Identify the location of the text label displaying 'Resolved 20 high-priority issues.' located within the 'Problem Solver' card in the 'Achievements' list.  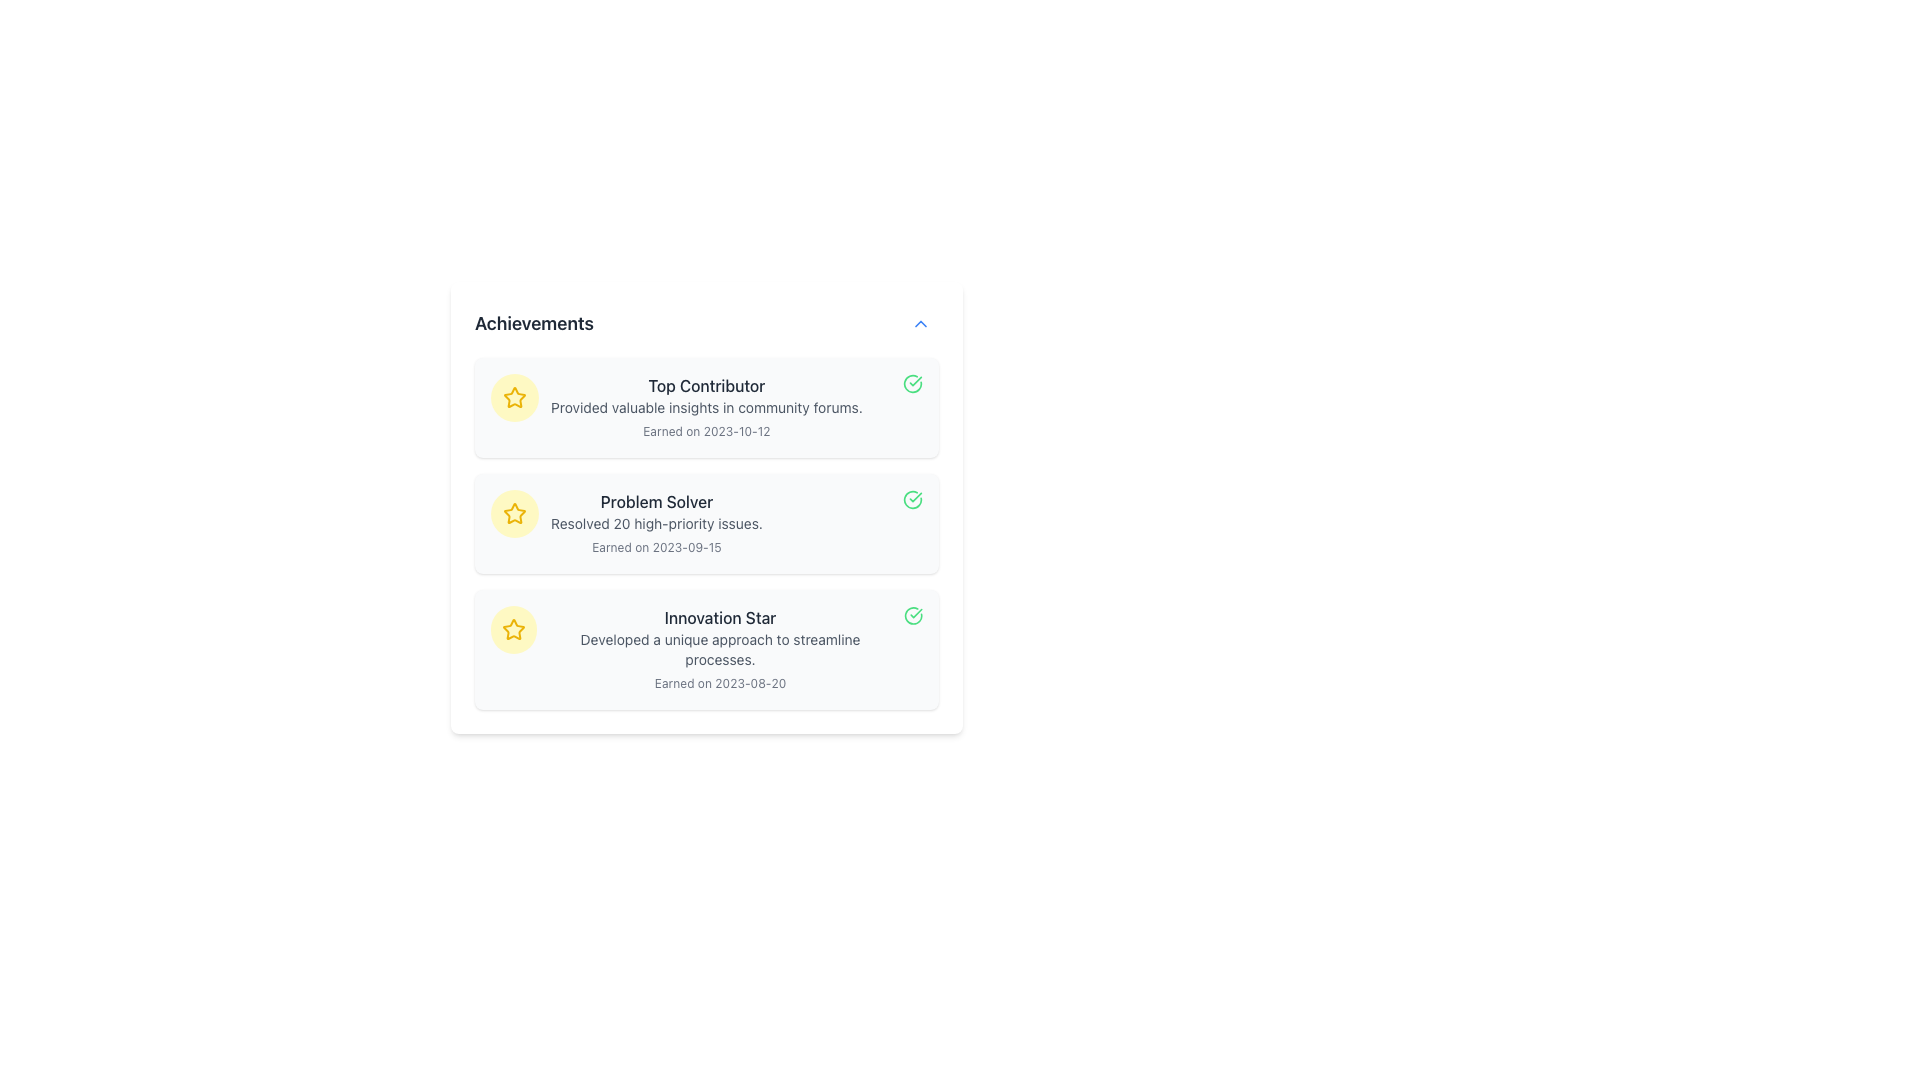
(657, 523).